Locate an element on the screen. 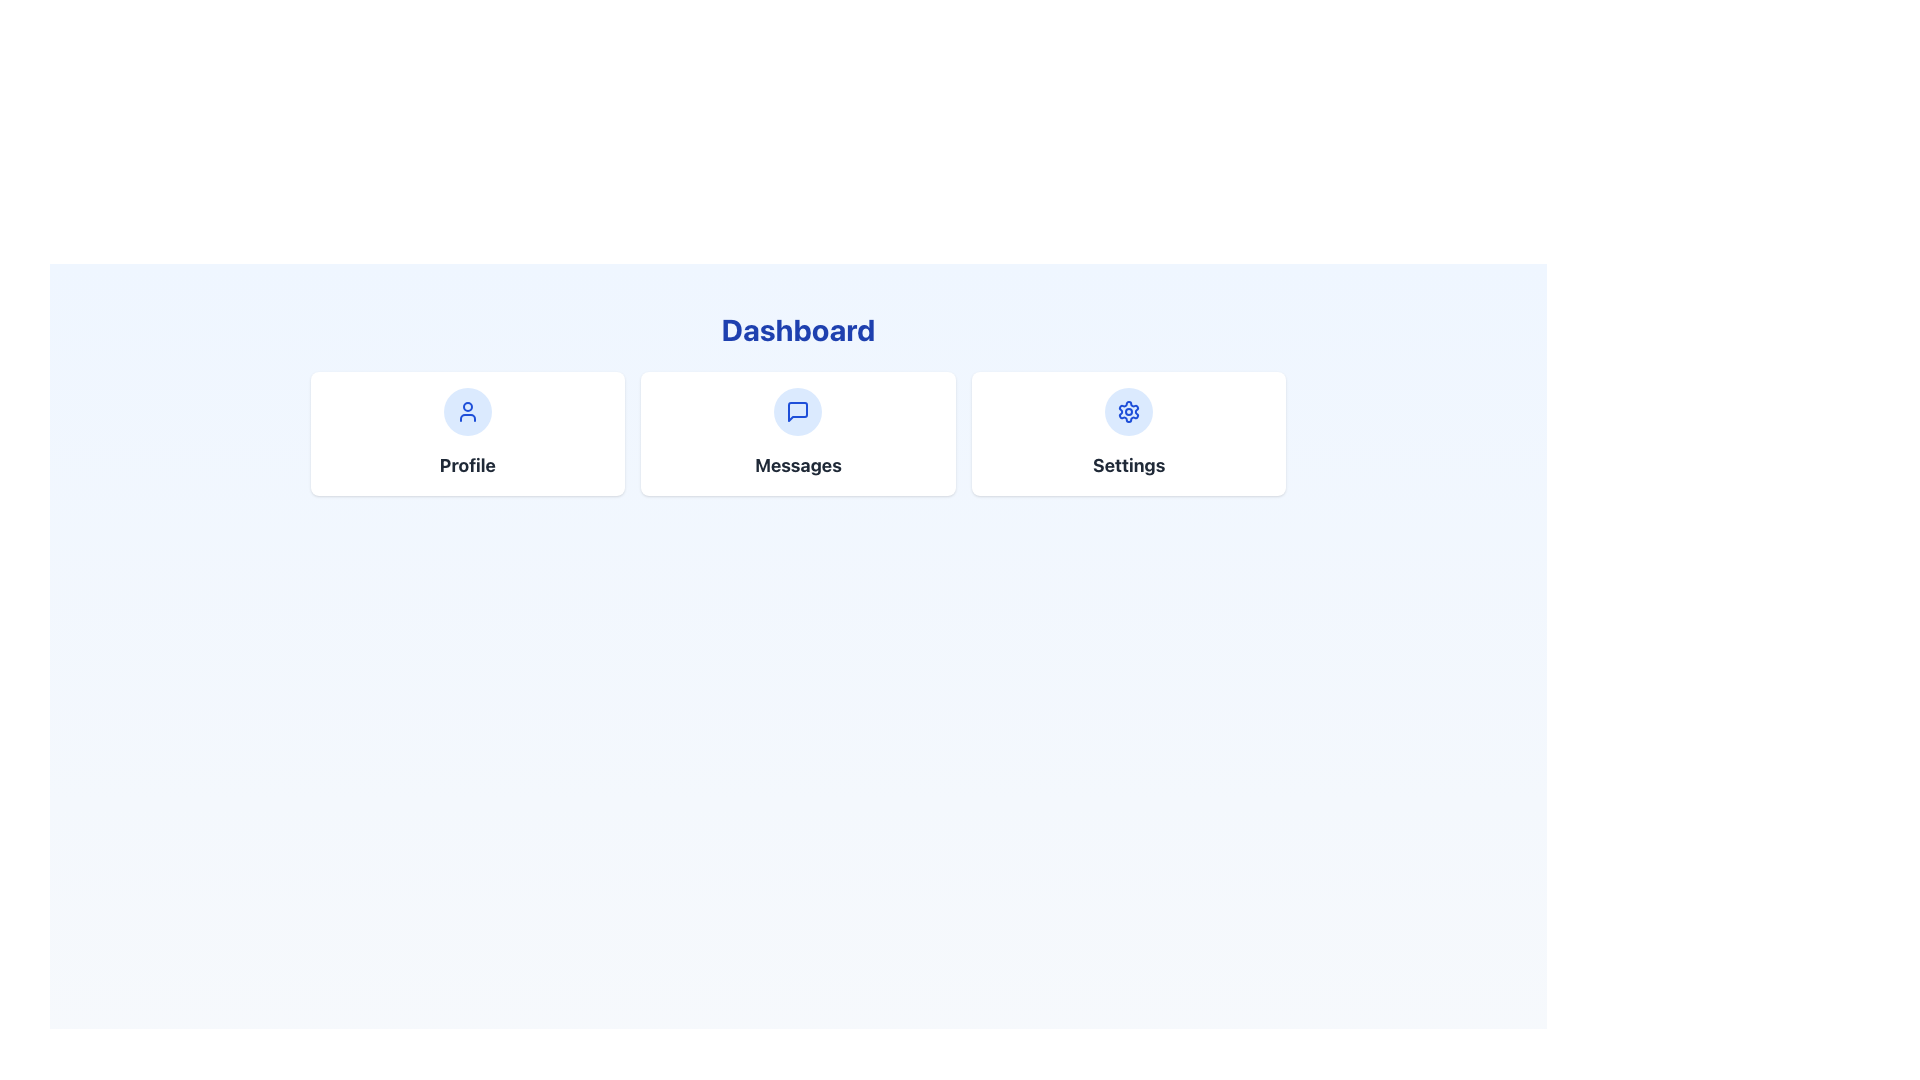  the gear icon representing settings, which is located in the 'Settings' card on the rightmost side of the interface is located at coordinates (1129, 411).